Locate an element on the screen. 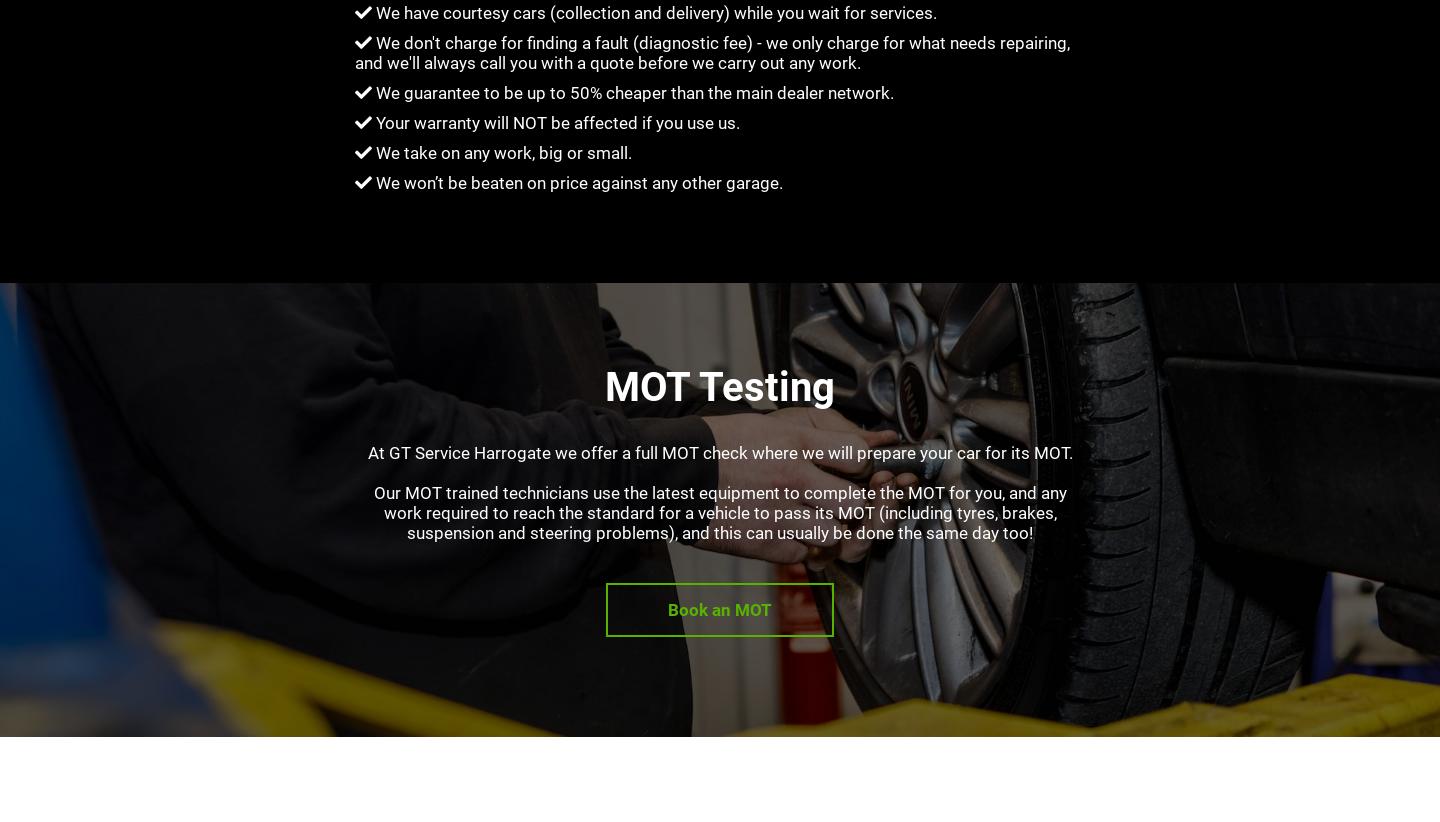  'Book an MOT' is located at coordinates (720, 608).